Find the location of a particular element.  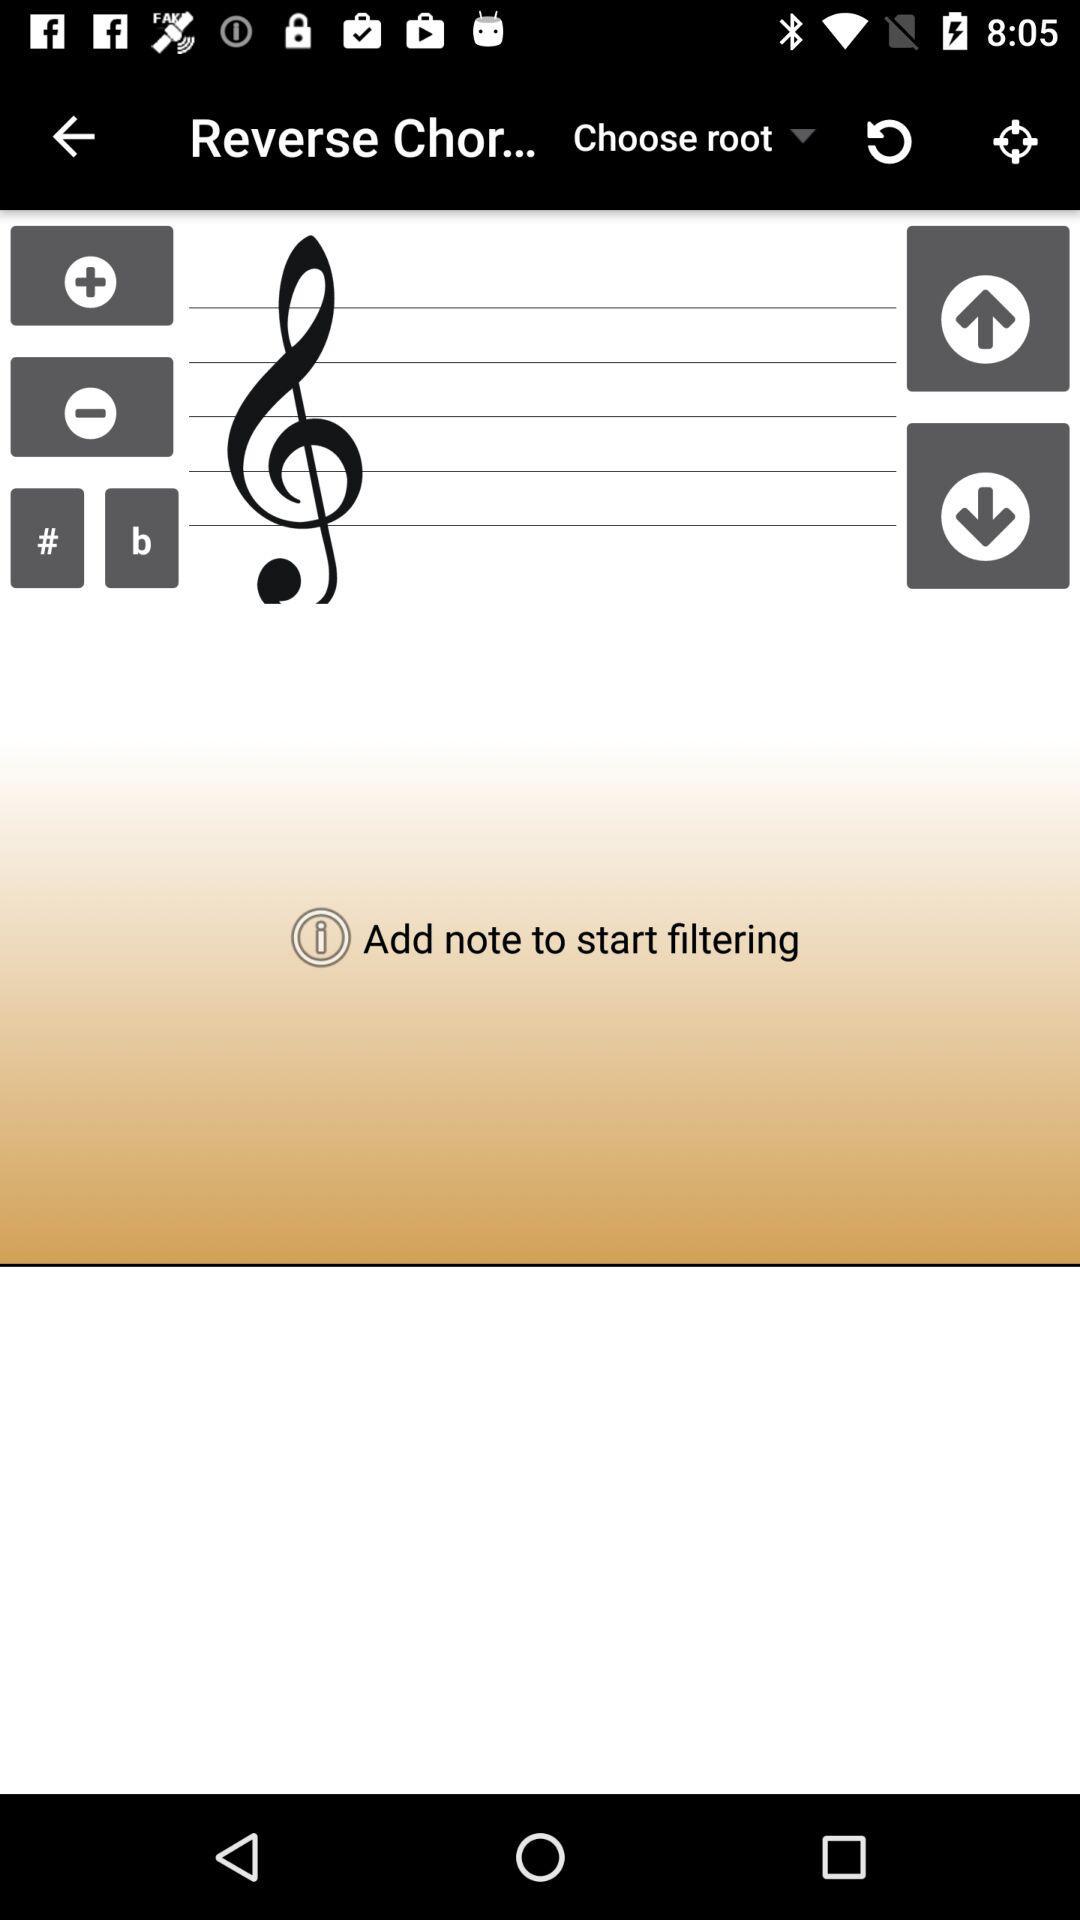

the icon to the right of the reverse chord lookup item is located at coordinates (672, 135).